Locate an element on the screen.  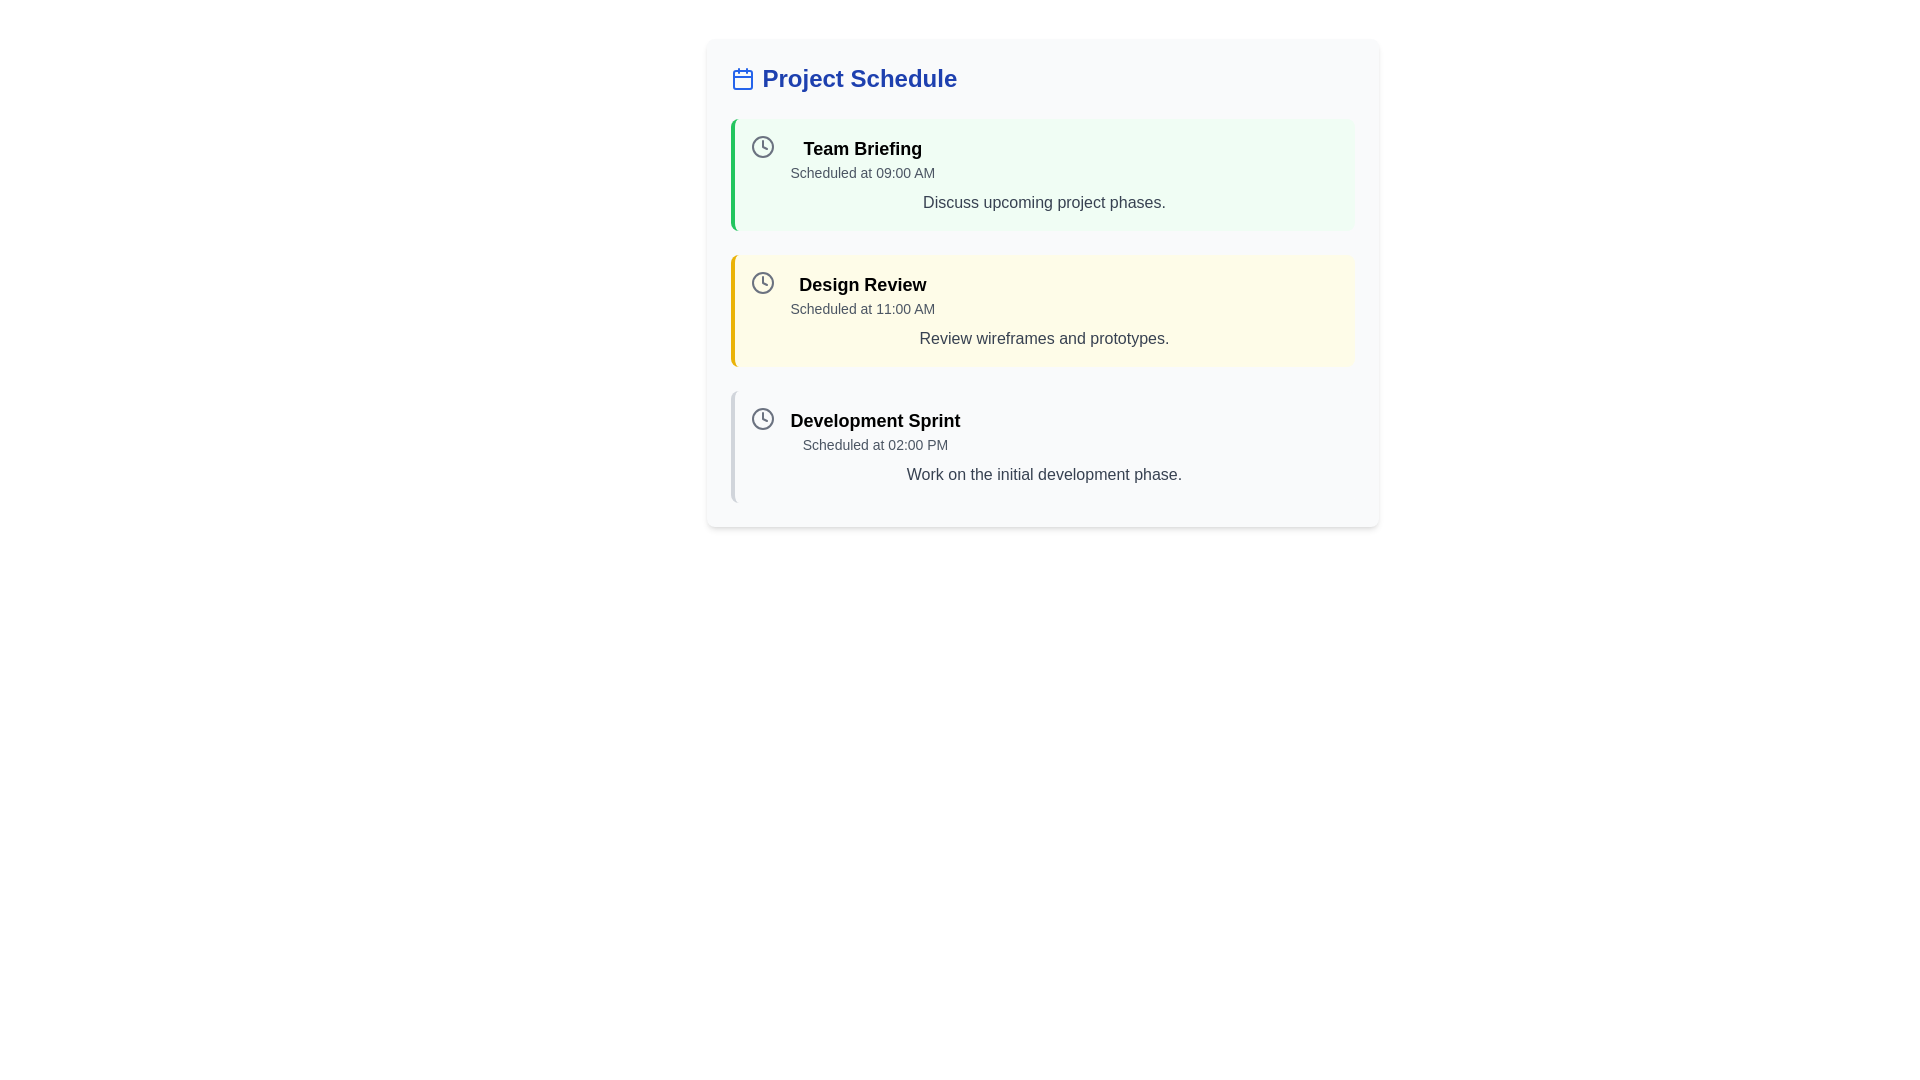
the Information card titled 'Team Briefing' which has a light green background and a bold left border in green is located at coordinates (1041, 173).